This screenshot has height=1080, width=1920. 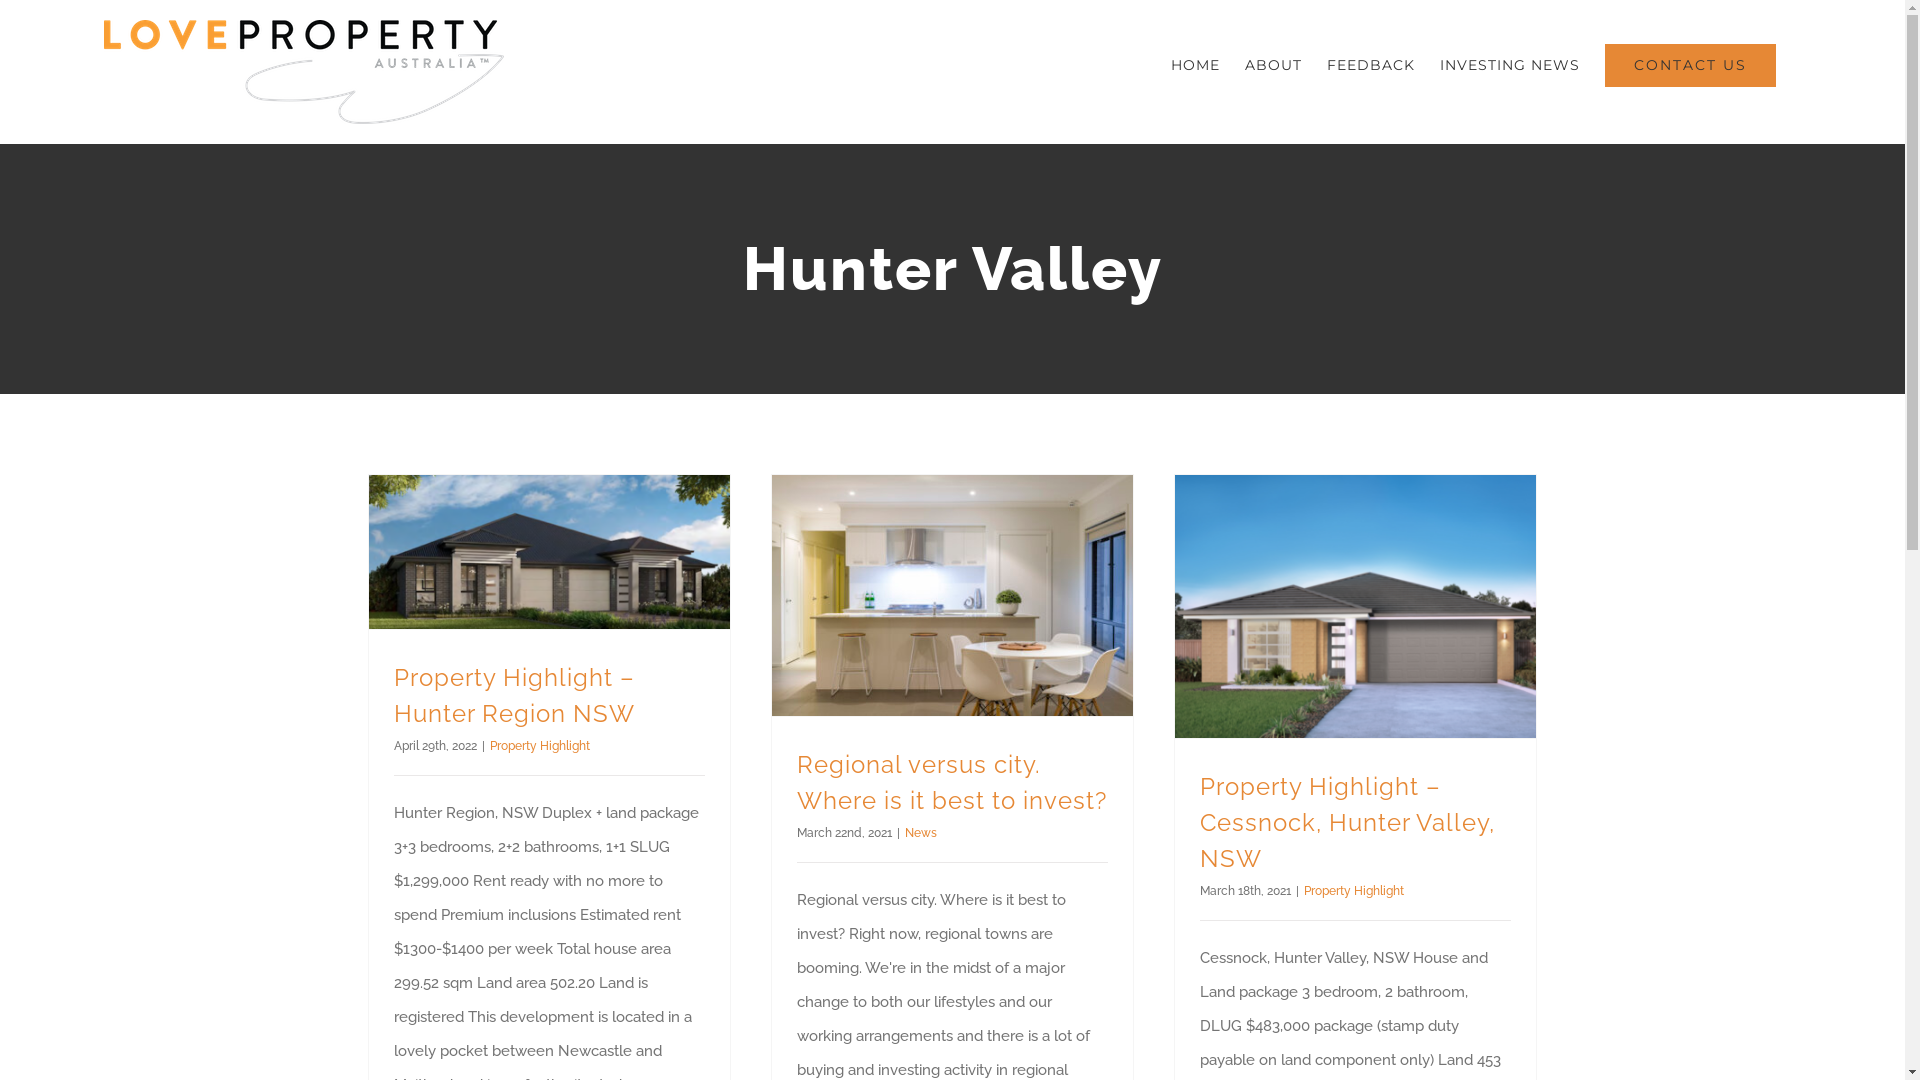 What do you see at coordinates (1689, 64) in the screenshot?
I see `'CONTACT US'` at bounding box center [1689, 64].